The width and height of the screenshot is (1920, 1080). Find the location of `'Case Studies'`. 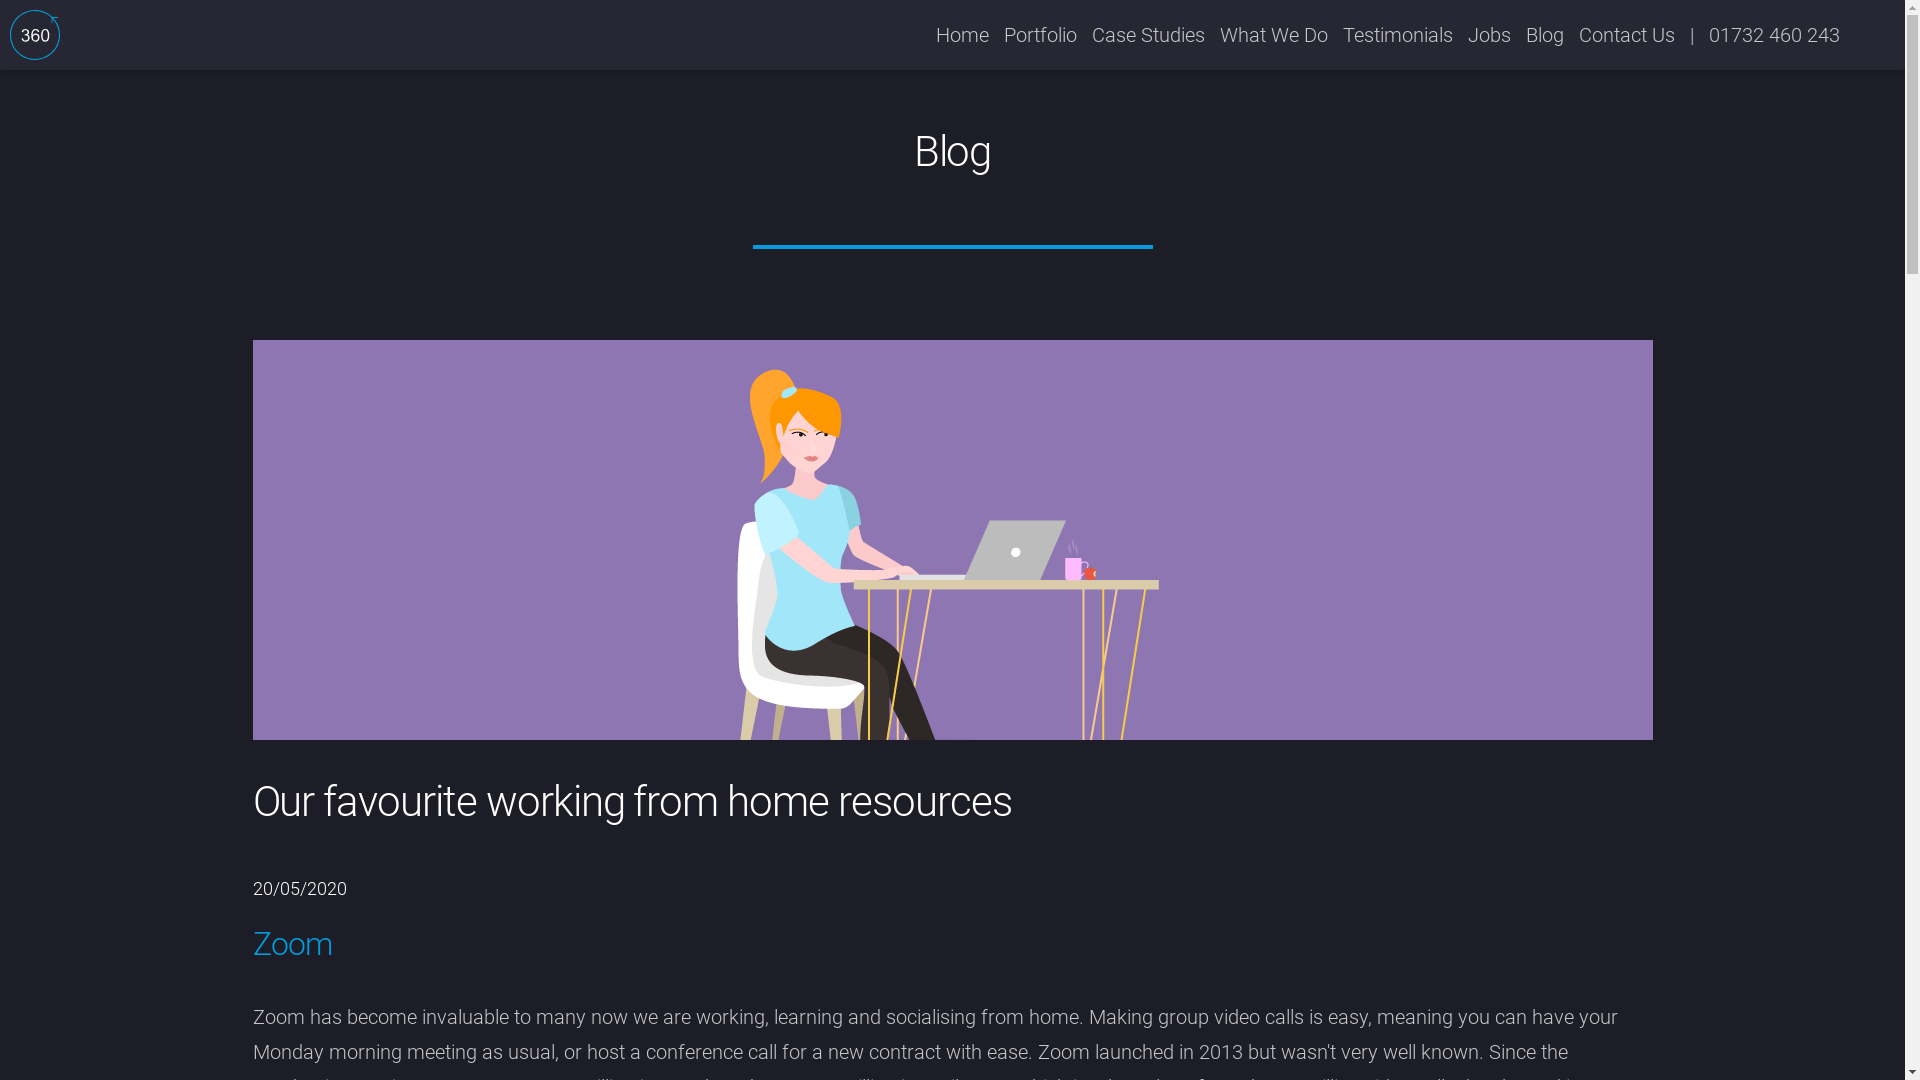

'Case Studies' is located at coordinates (1090, 35).